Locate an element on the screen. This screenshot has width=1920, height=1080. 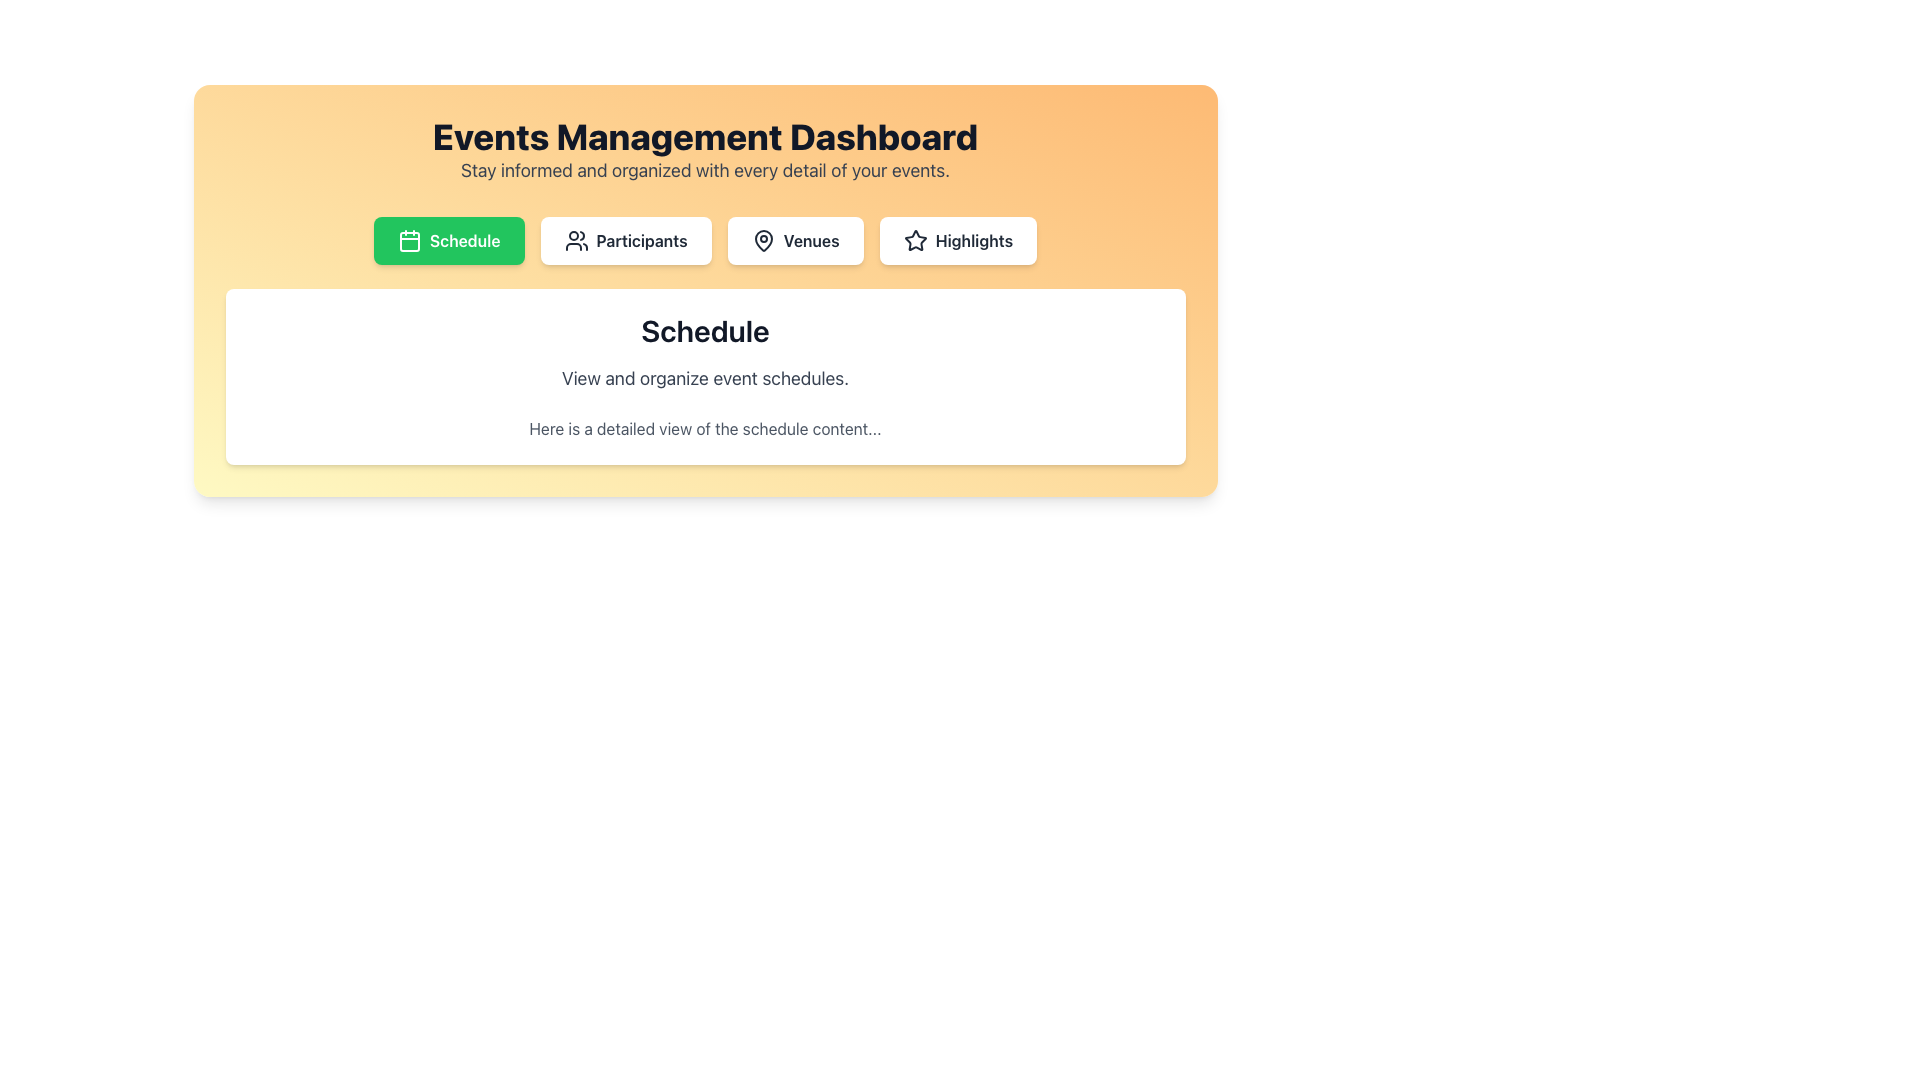
the green 'Schedule' button with a calendar icon located in the header section is located at coordinates (448, 239).